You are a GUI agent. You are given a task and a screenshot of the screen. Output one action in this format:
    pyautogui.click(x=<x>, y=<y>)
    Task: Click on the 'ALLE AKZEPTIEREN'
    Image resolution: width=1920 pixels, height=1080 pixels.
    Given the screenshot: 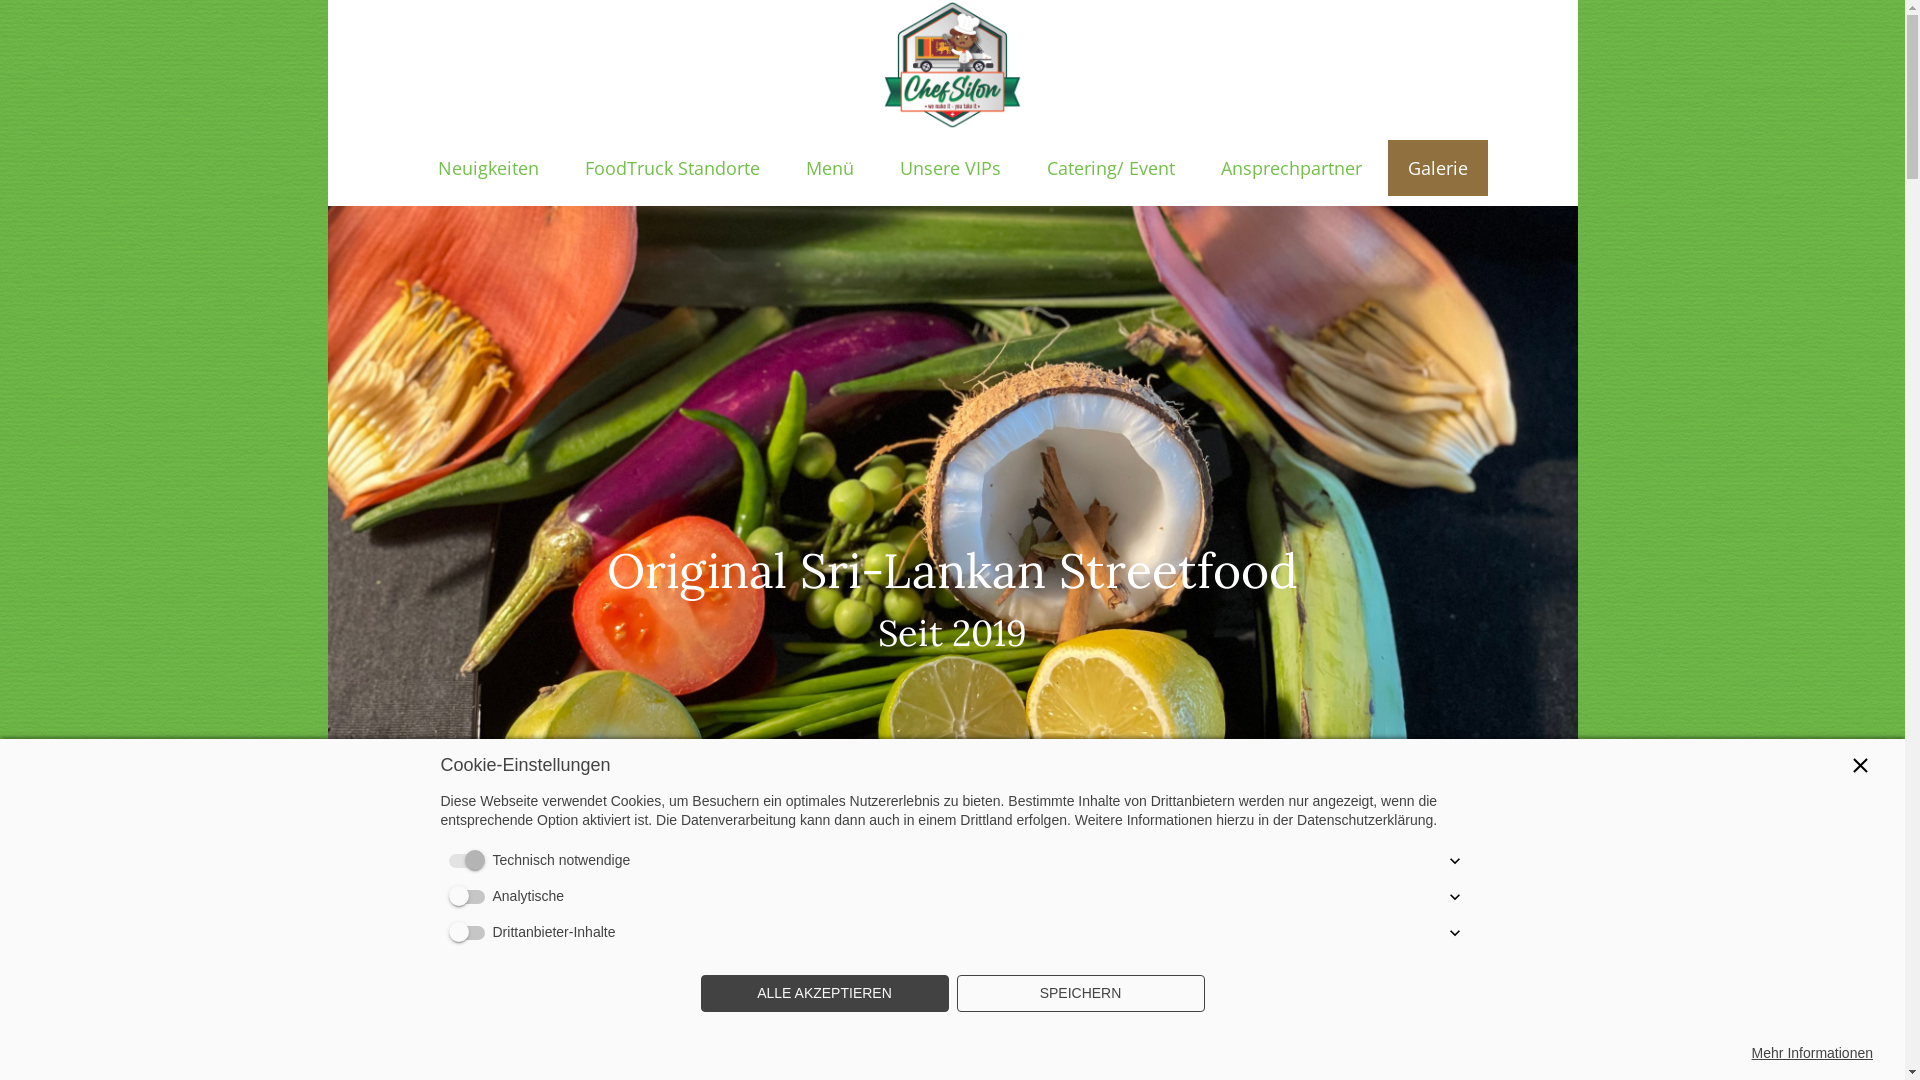 What is the action you would take?
    pyautogui.click(x=824, y=994)
    